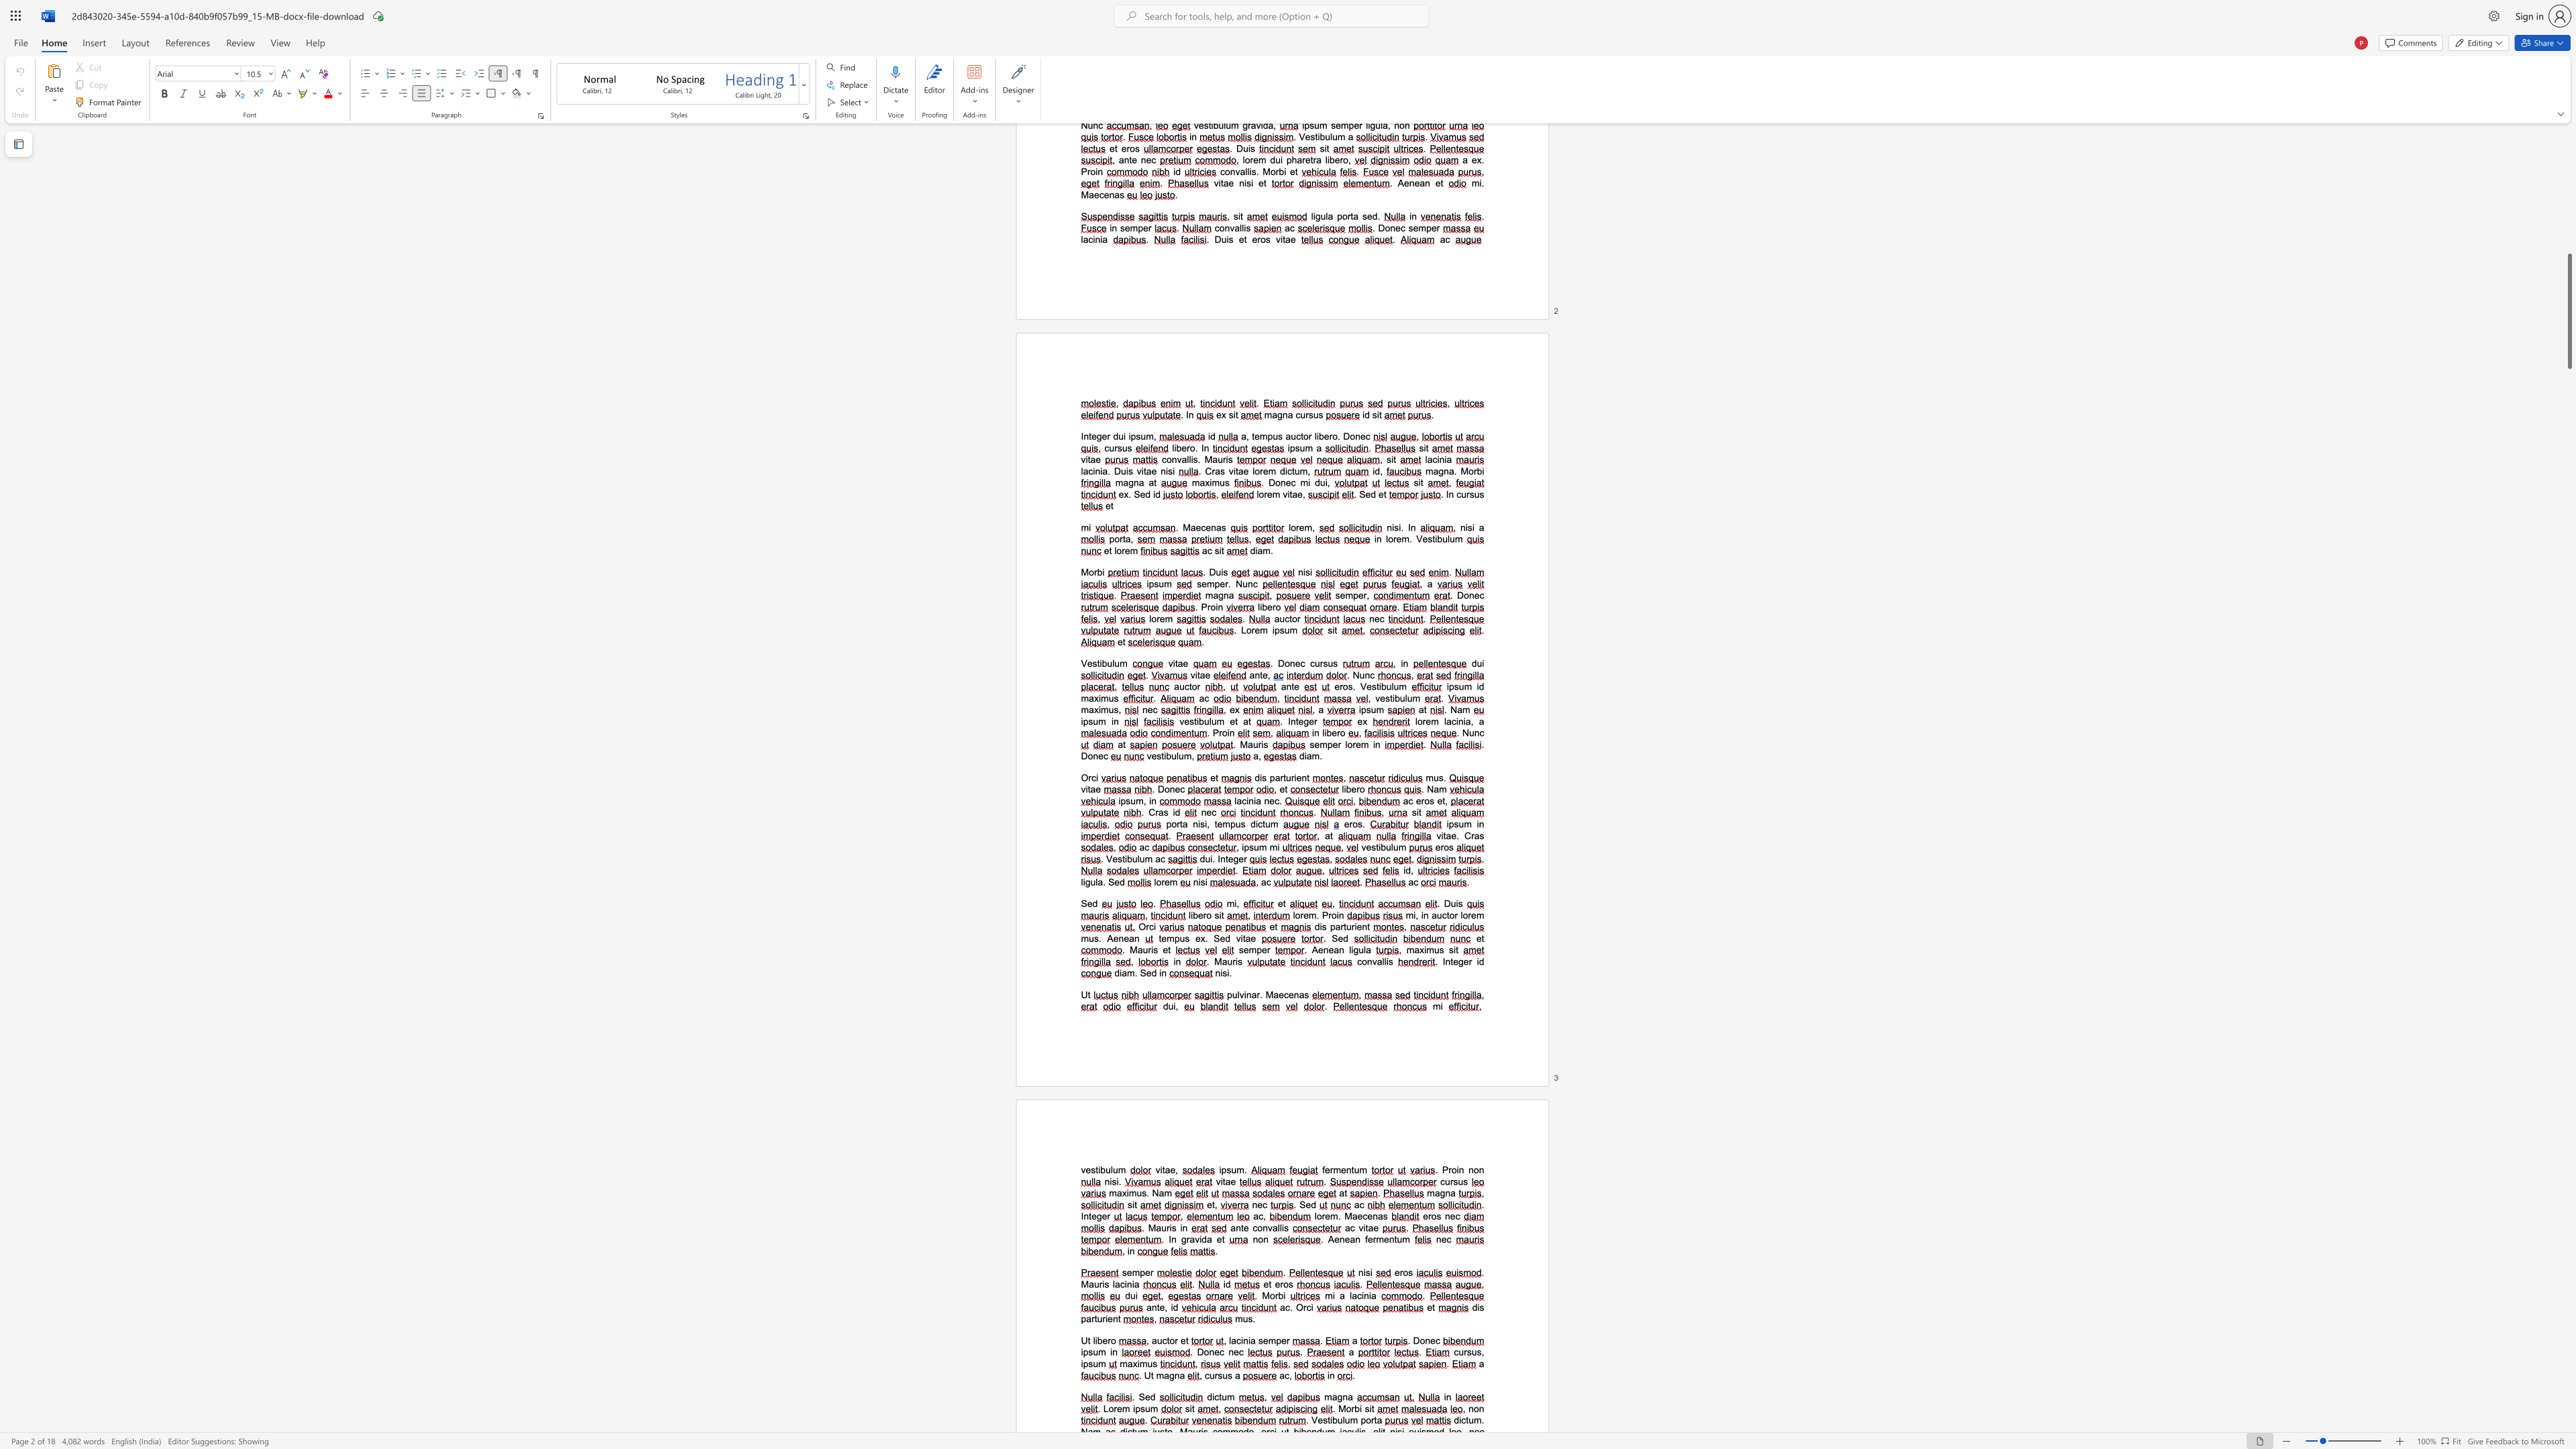 This screenshot has width=2576, height=1449. Describe the element at coordinates (1324, 914) in the screenshot. I see `the 1th character "P" in the text` at that location.